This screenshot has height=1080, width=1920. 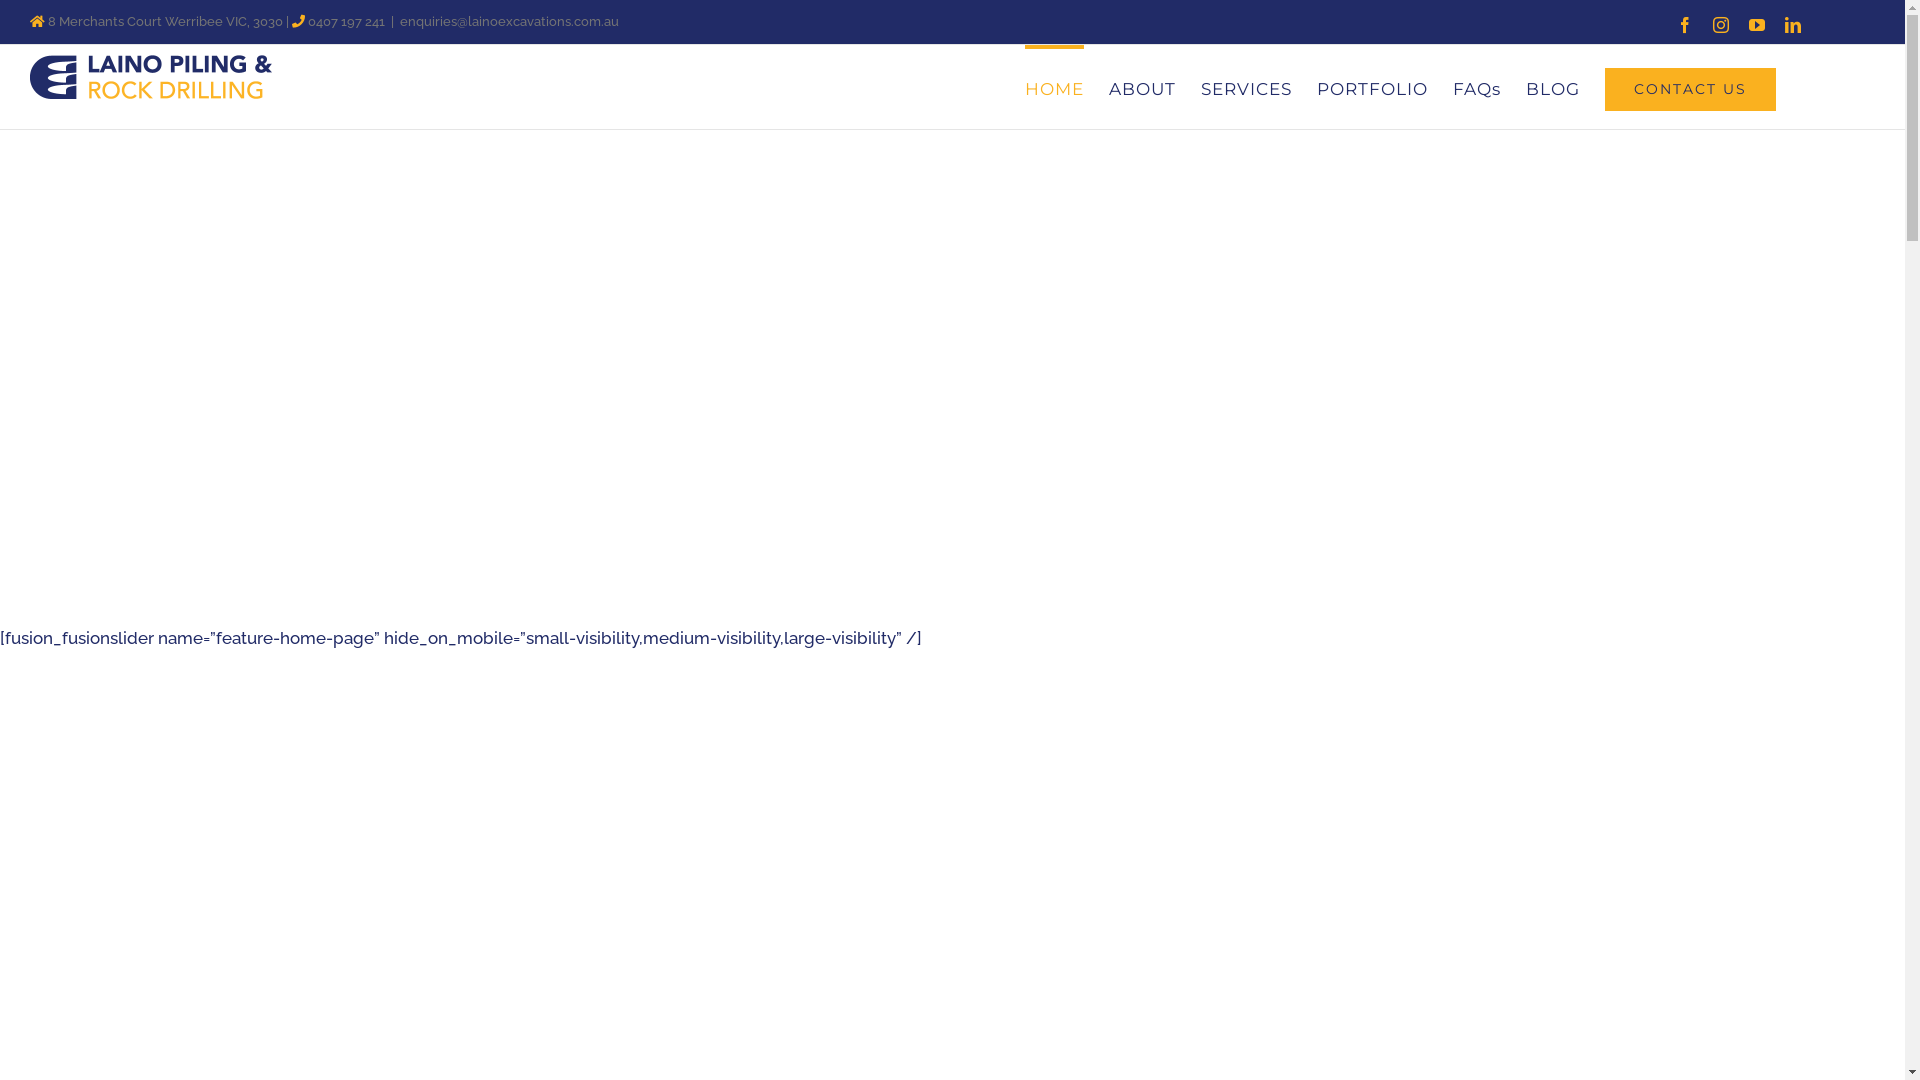 What do you see at coordinates (1200, 86) in the screenshot?
I see `'SERVICES'` at bounding box center [1200, 86].